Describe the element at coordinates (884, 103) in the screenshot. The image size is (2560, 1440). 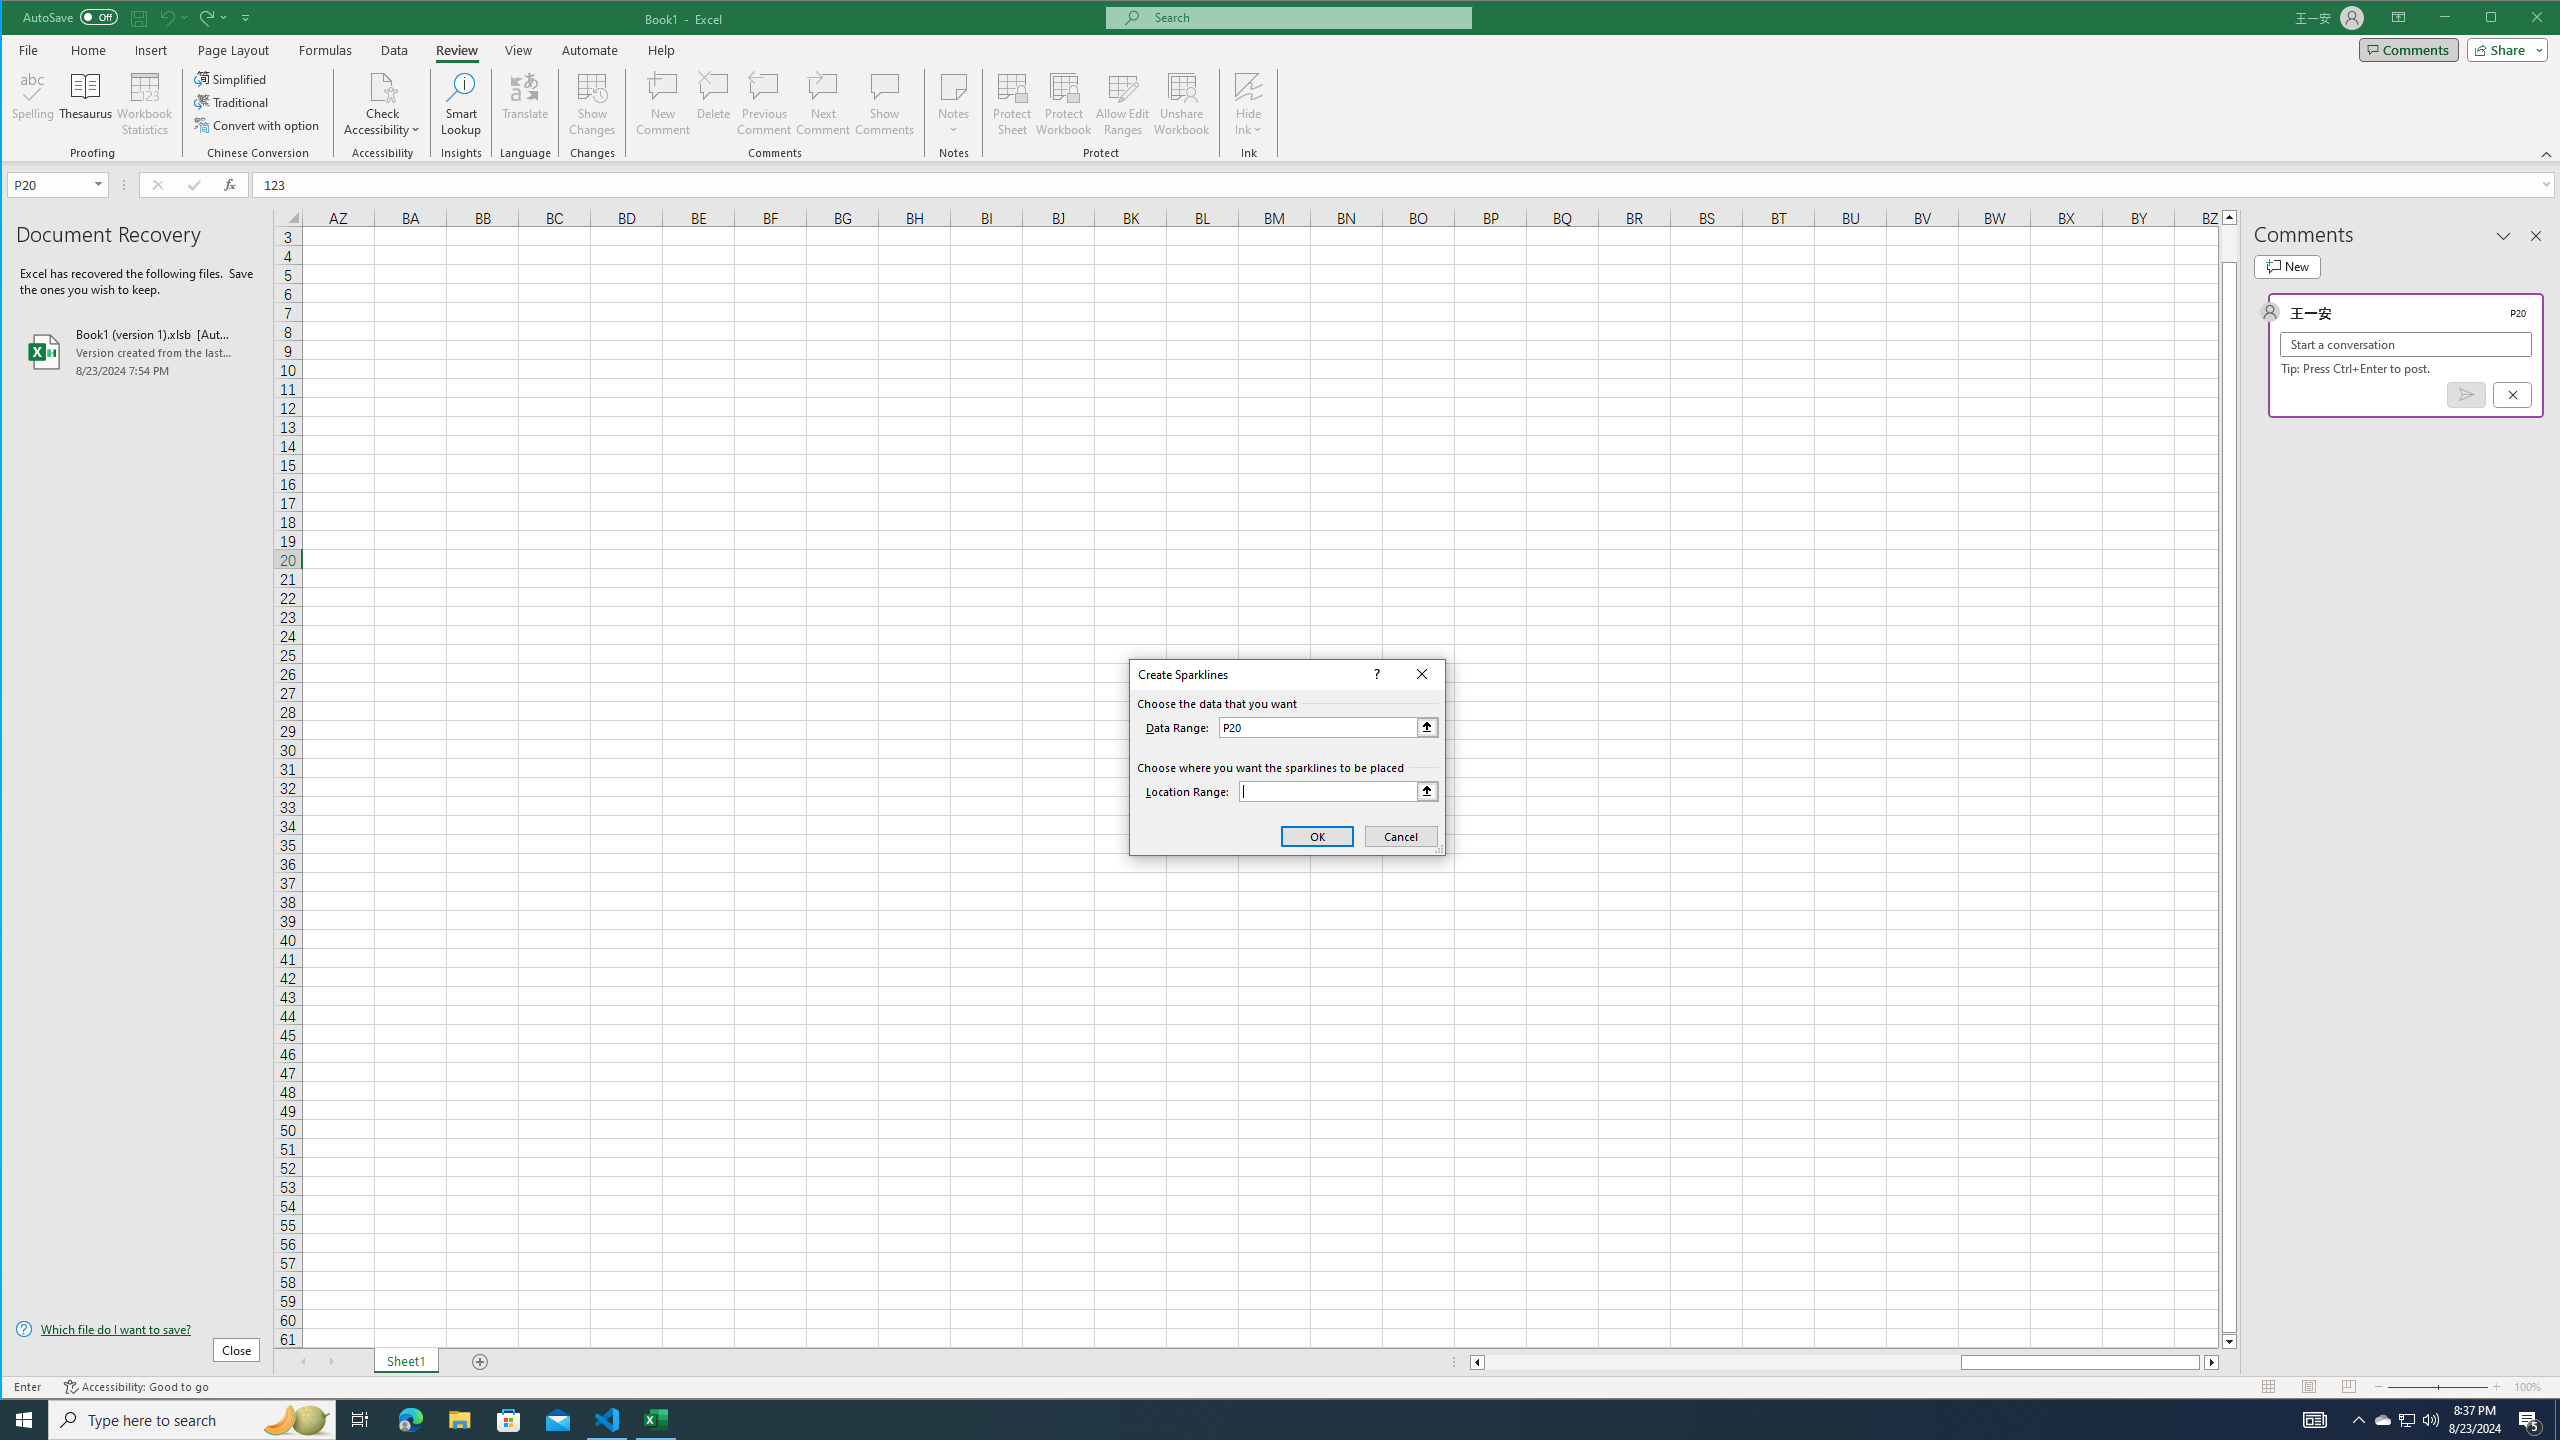
I see `'Show Comments'` at that location.